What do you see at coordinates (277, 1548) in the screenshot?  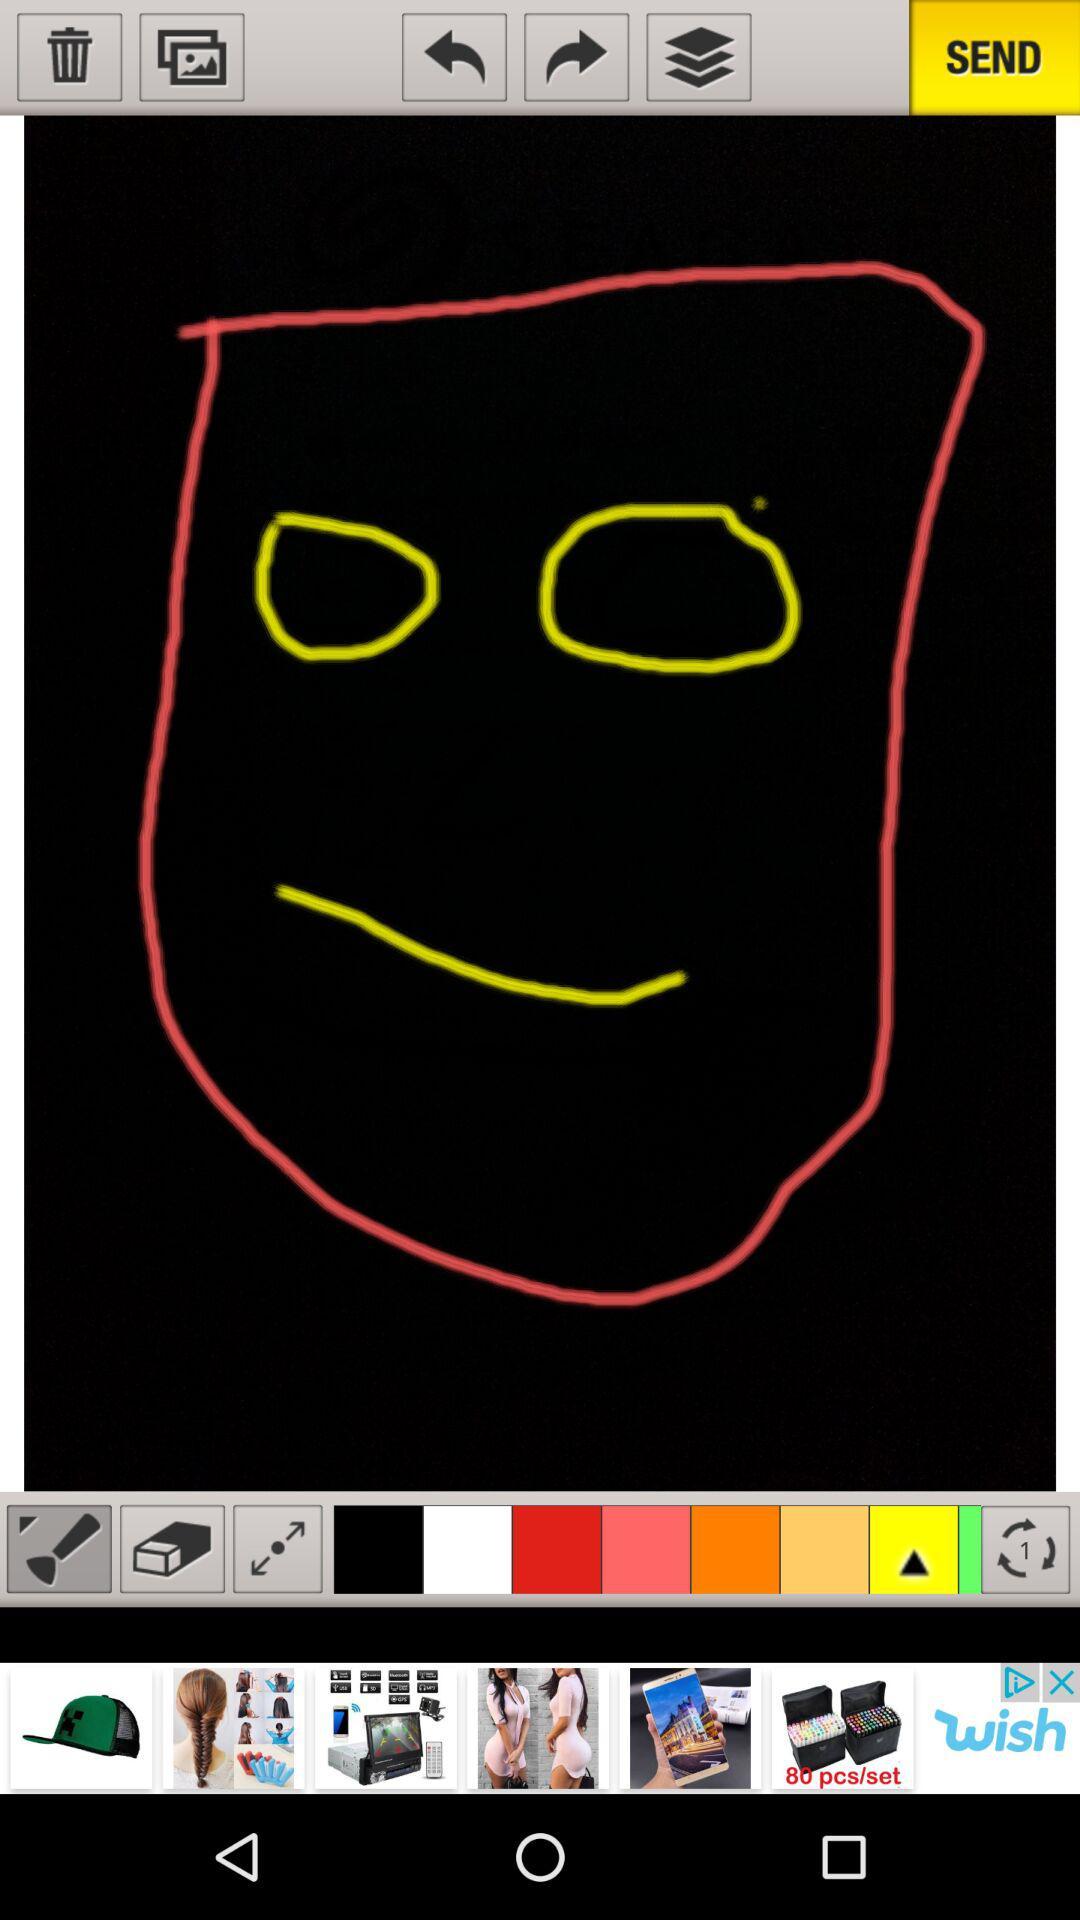 I see `resize brush` at bounding box center [277, 1548].